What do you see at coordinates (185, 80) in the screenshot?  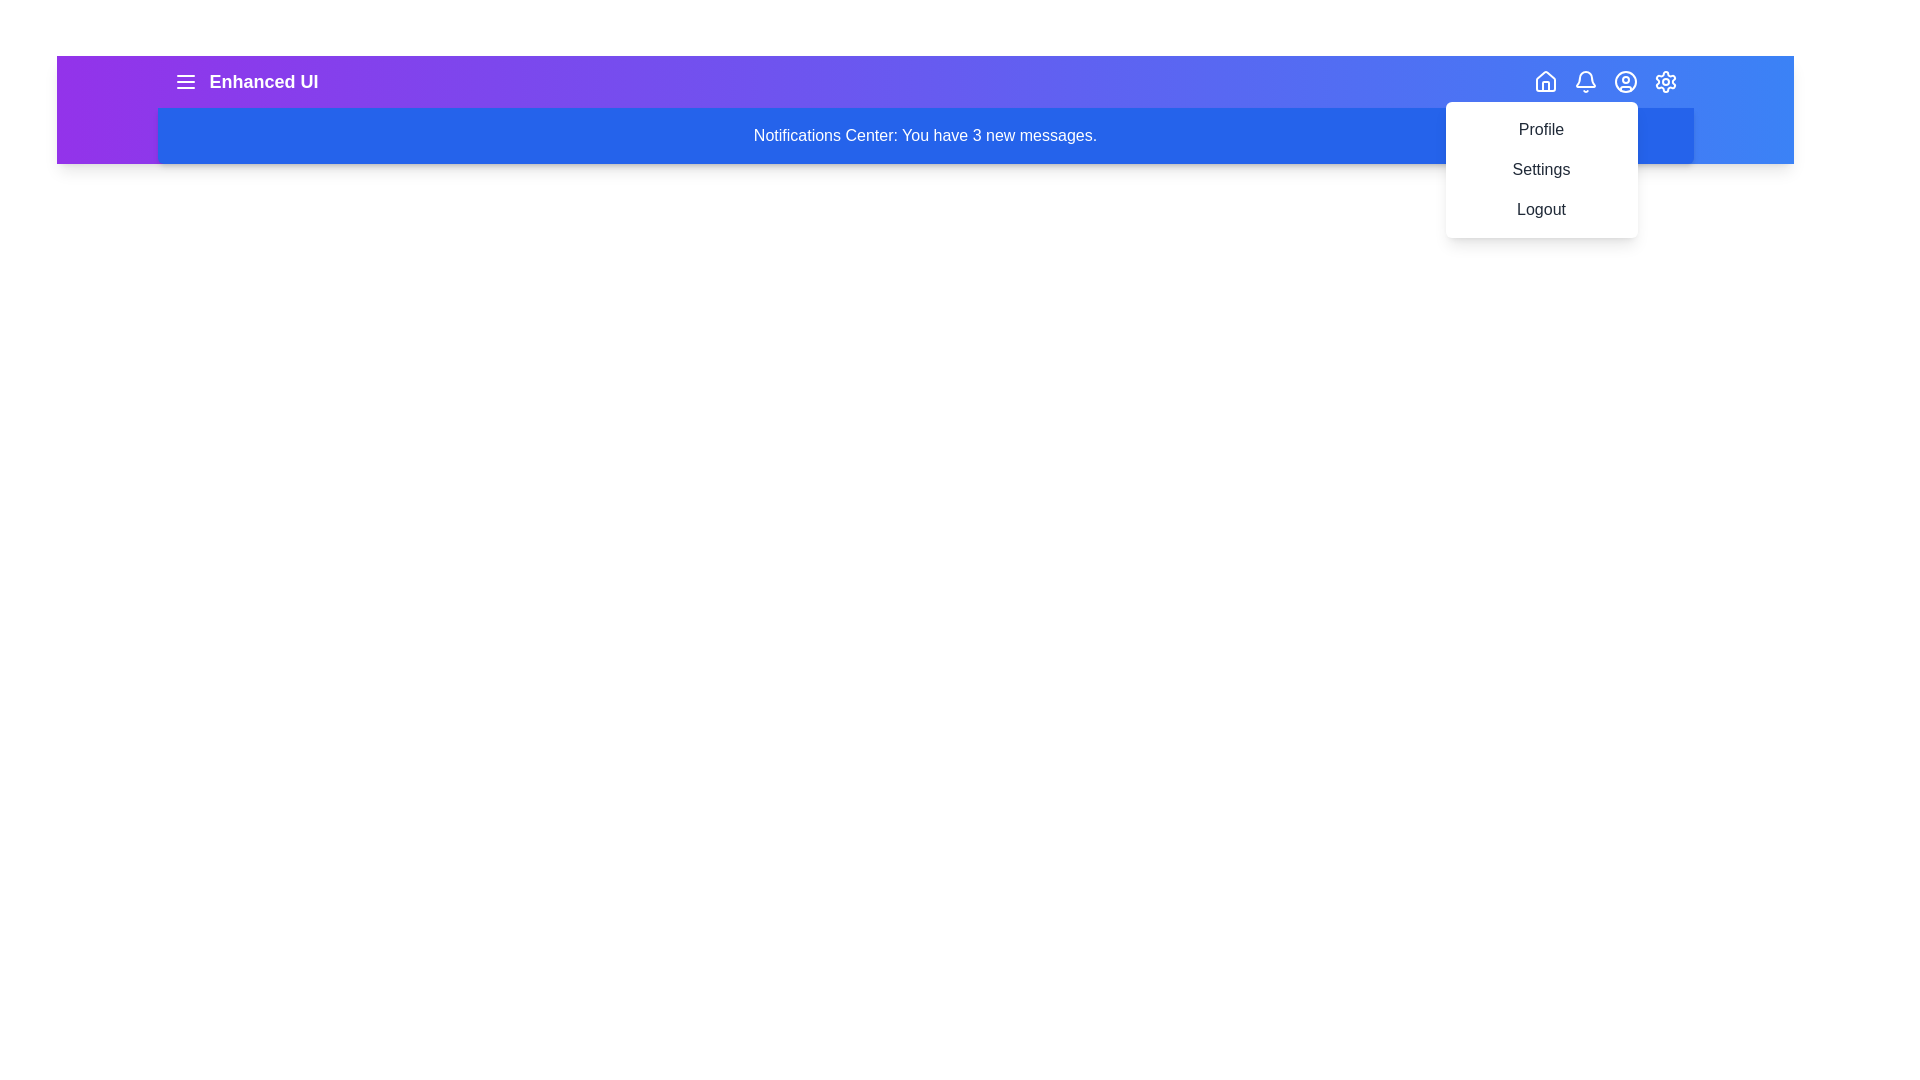 I see `the menu icon to open the navigation menu` at bounding box center [185, 80].